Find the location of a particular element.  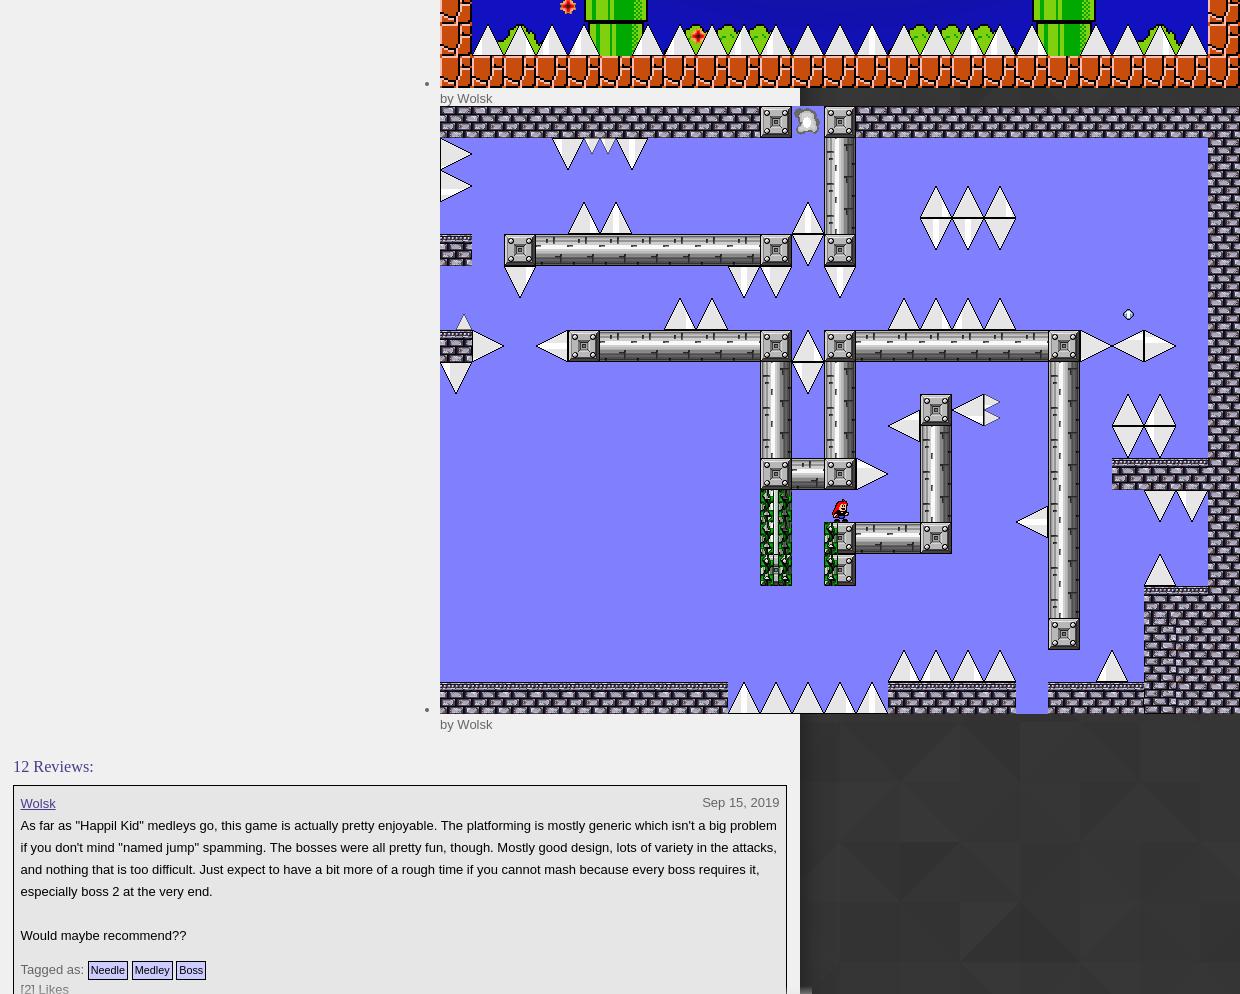

'Boss' is located at coordinates (189, 969).